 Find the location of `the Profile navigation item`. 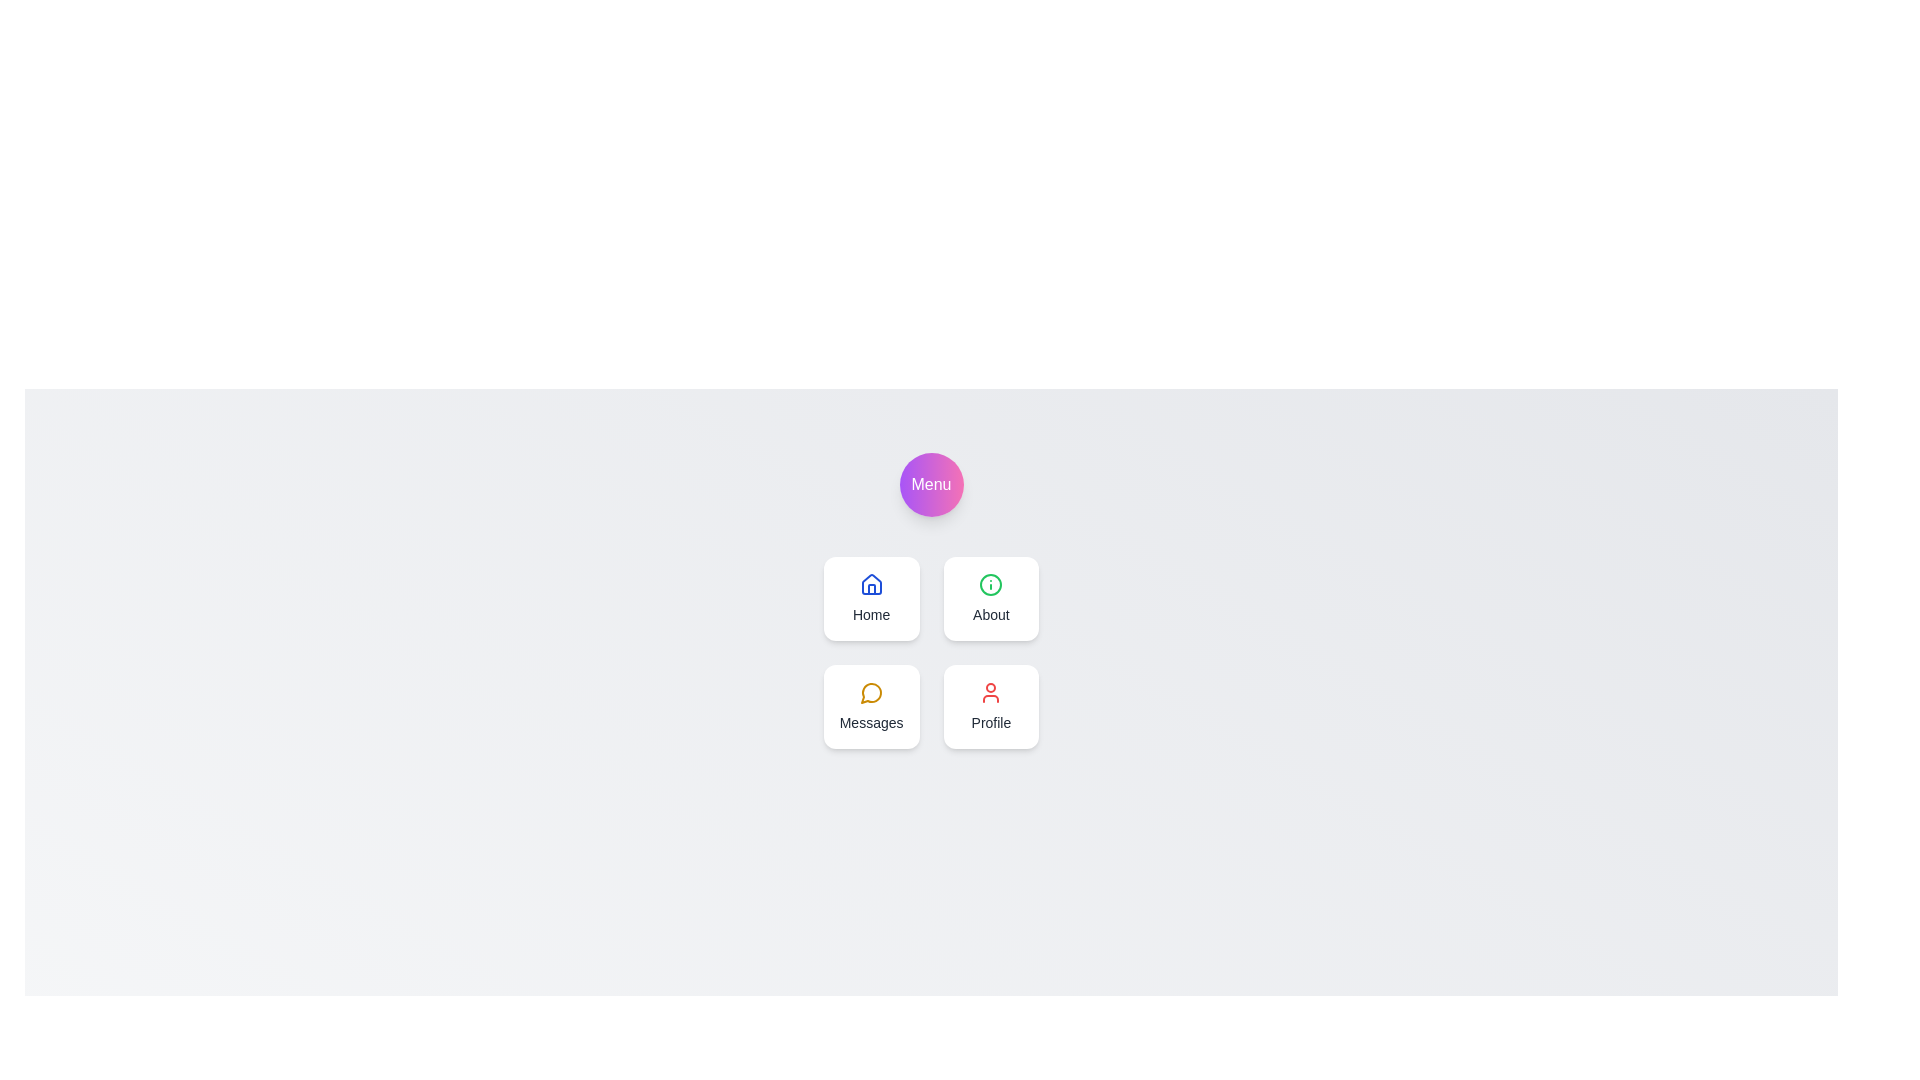

the Profile navigation item is located at coordinates (991, 705).